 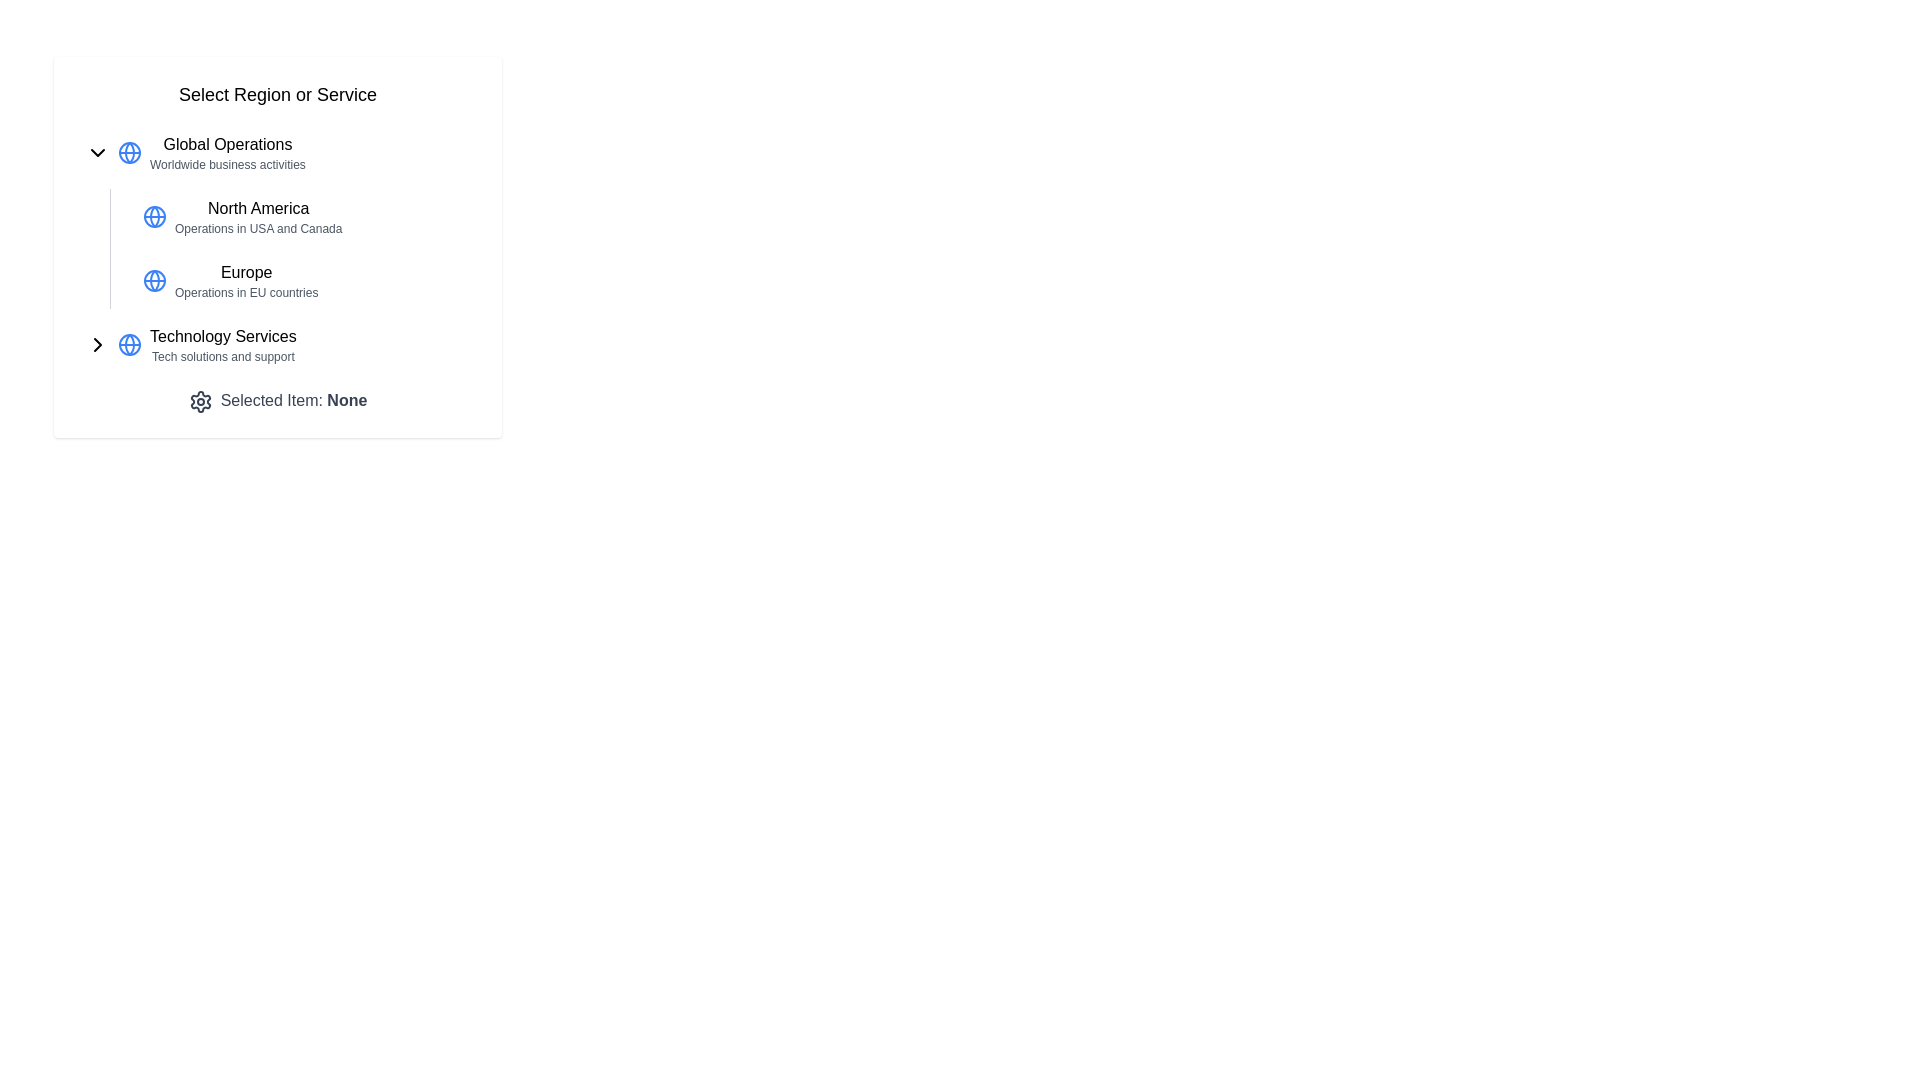 I want to click on the text label that reads 'Global Operations,' which is styled in standard black font on a white background and positioned above the smaller text 'Worldwide business activities.', so click(x=227, y=144).